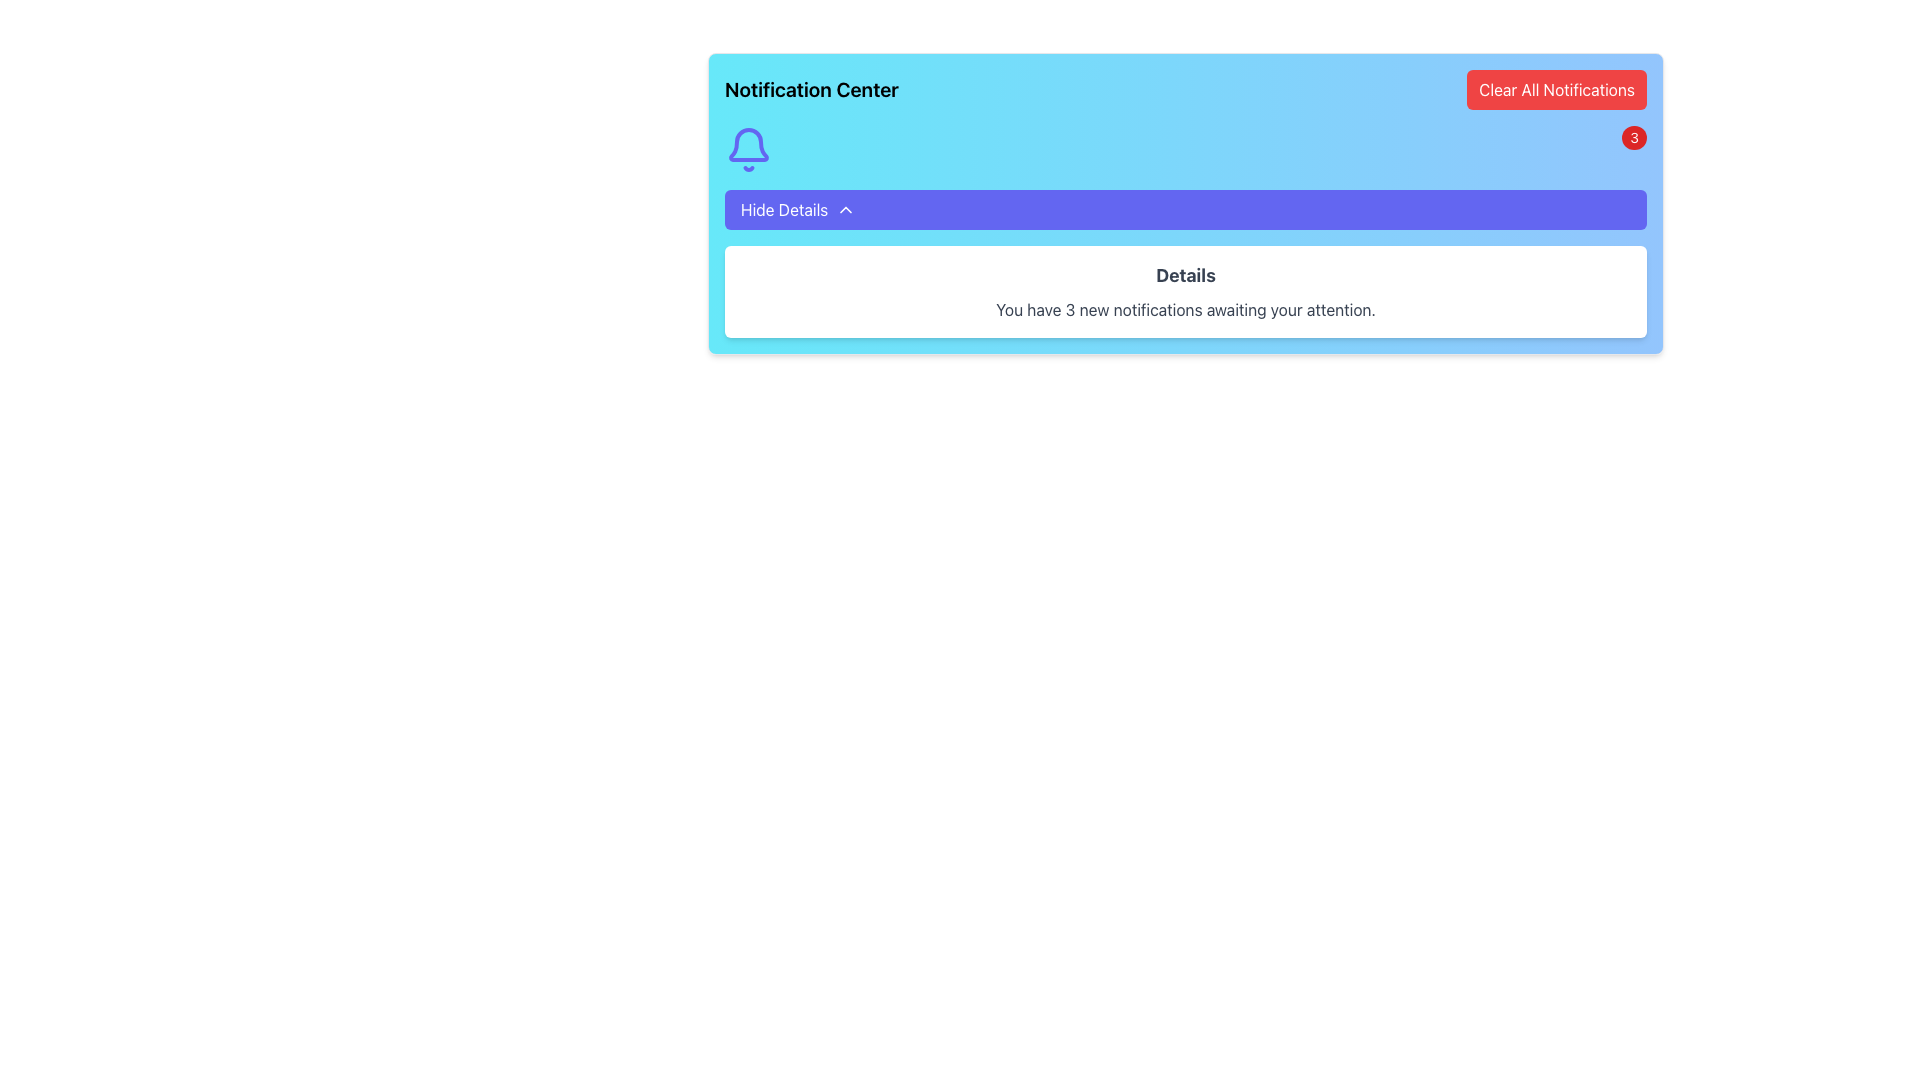  What do you see at coordinates (747, 144) in the screenshot?
I see `the graphical icon that represents notifications located near the top of the notification center panel, slightly to the left` at bounding box center [747, 144].